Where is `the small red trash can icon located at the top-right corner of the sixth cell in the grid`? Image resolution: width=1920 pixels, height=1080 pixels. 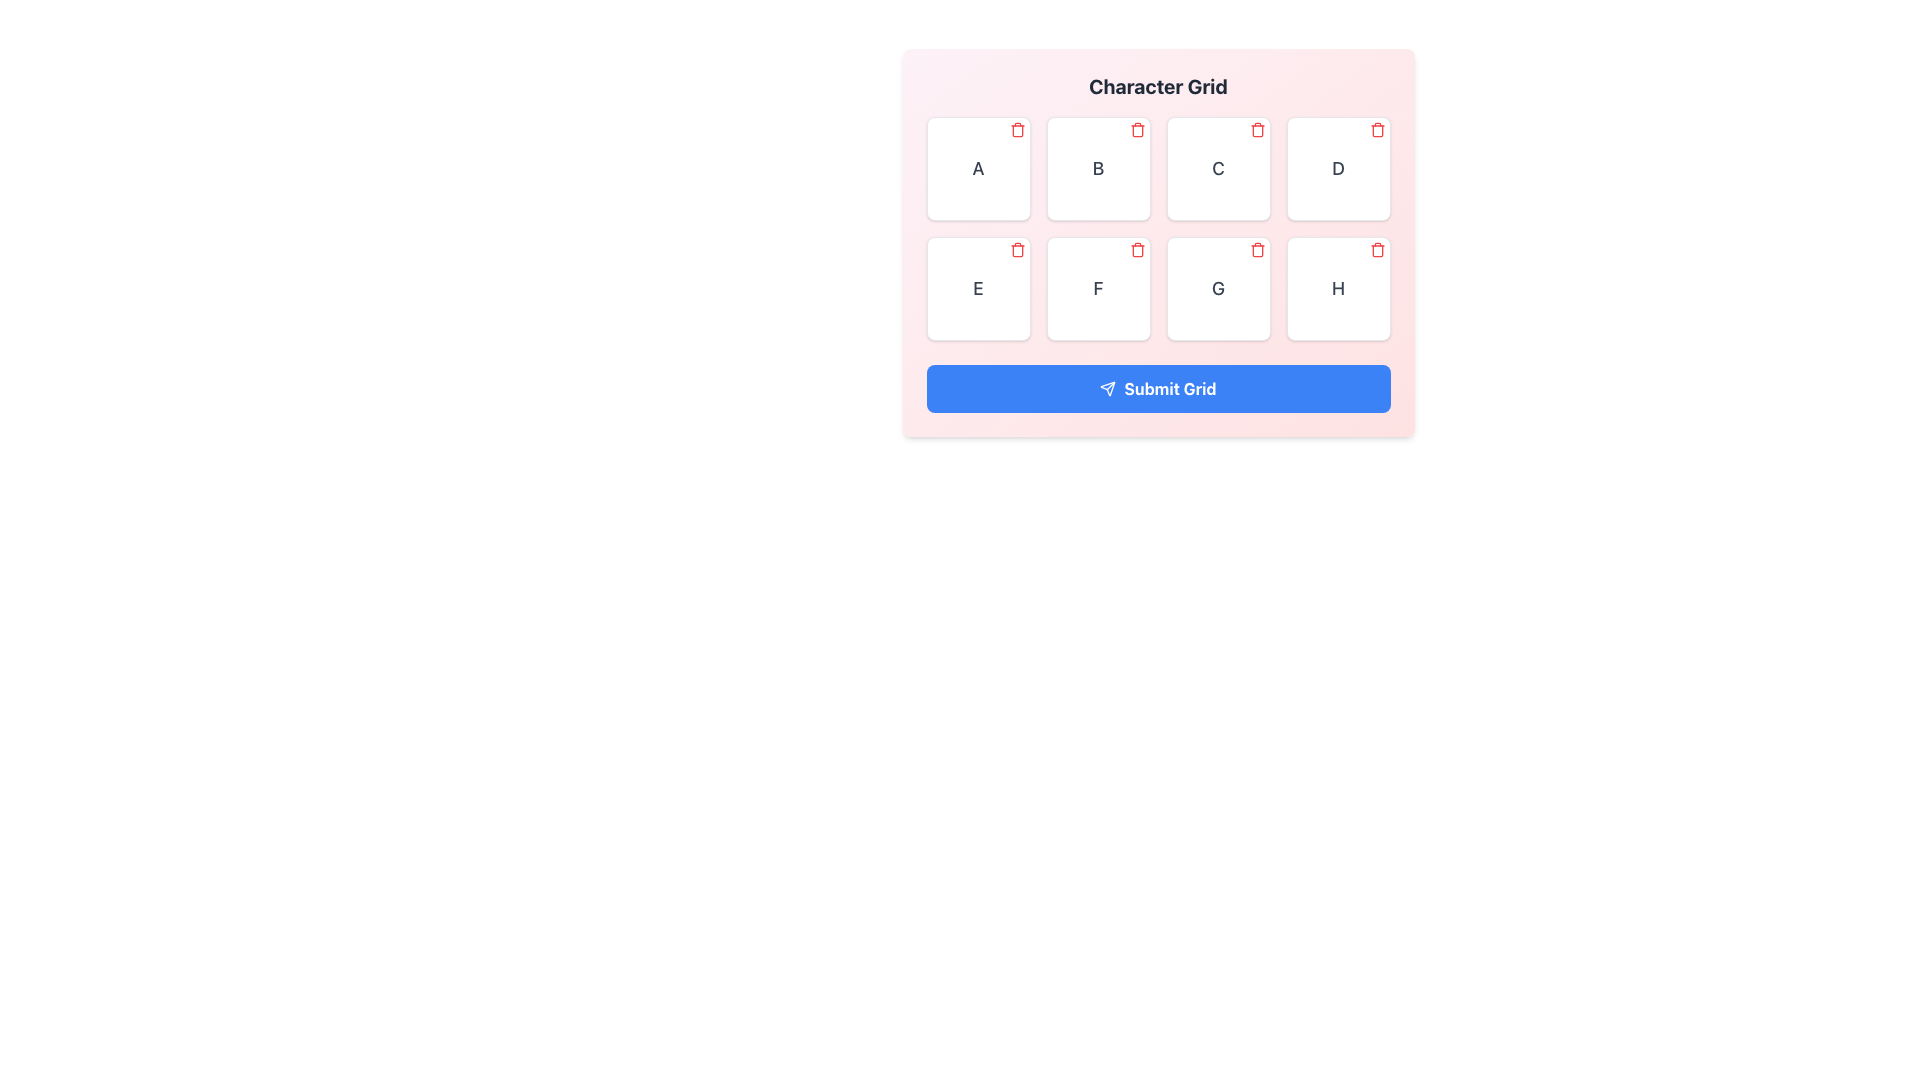 the small red trash can icon located at the top-right corner of the sixth cell in the grid is located at coordinates (1137, 249).